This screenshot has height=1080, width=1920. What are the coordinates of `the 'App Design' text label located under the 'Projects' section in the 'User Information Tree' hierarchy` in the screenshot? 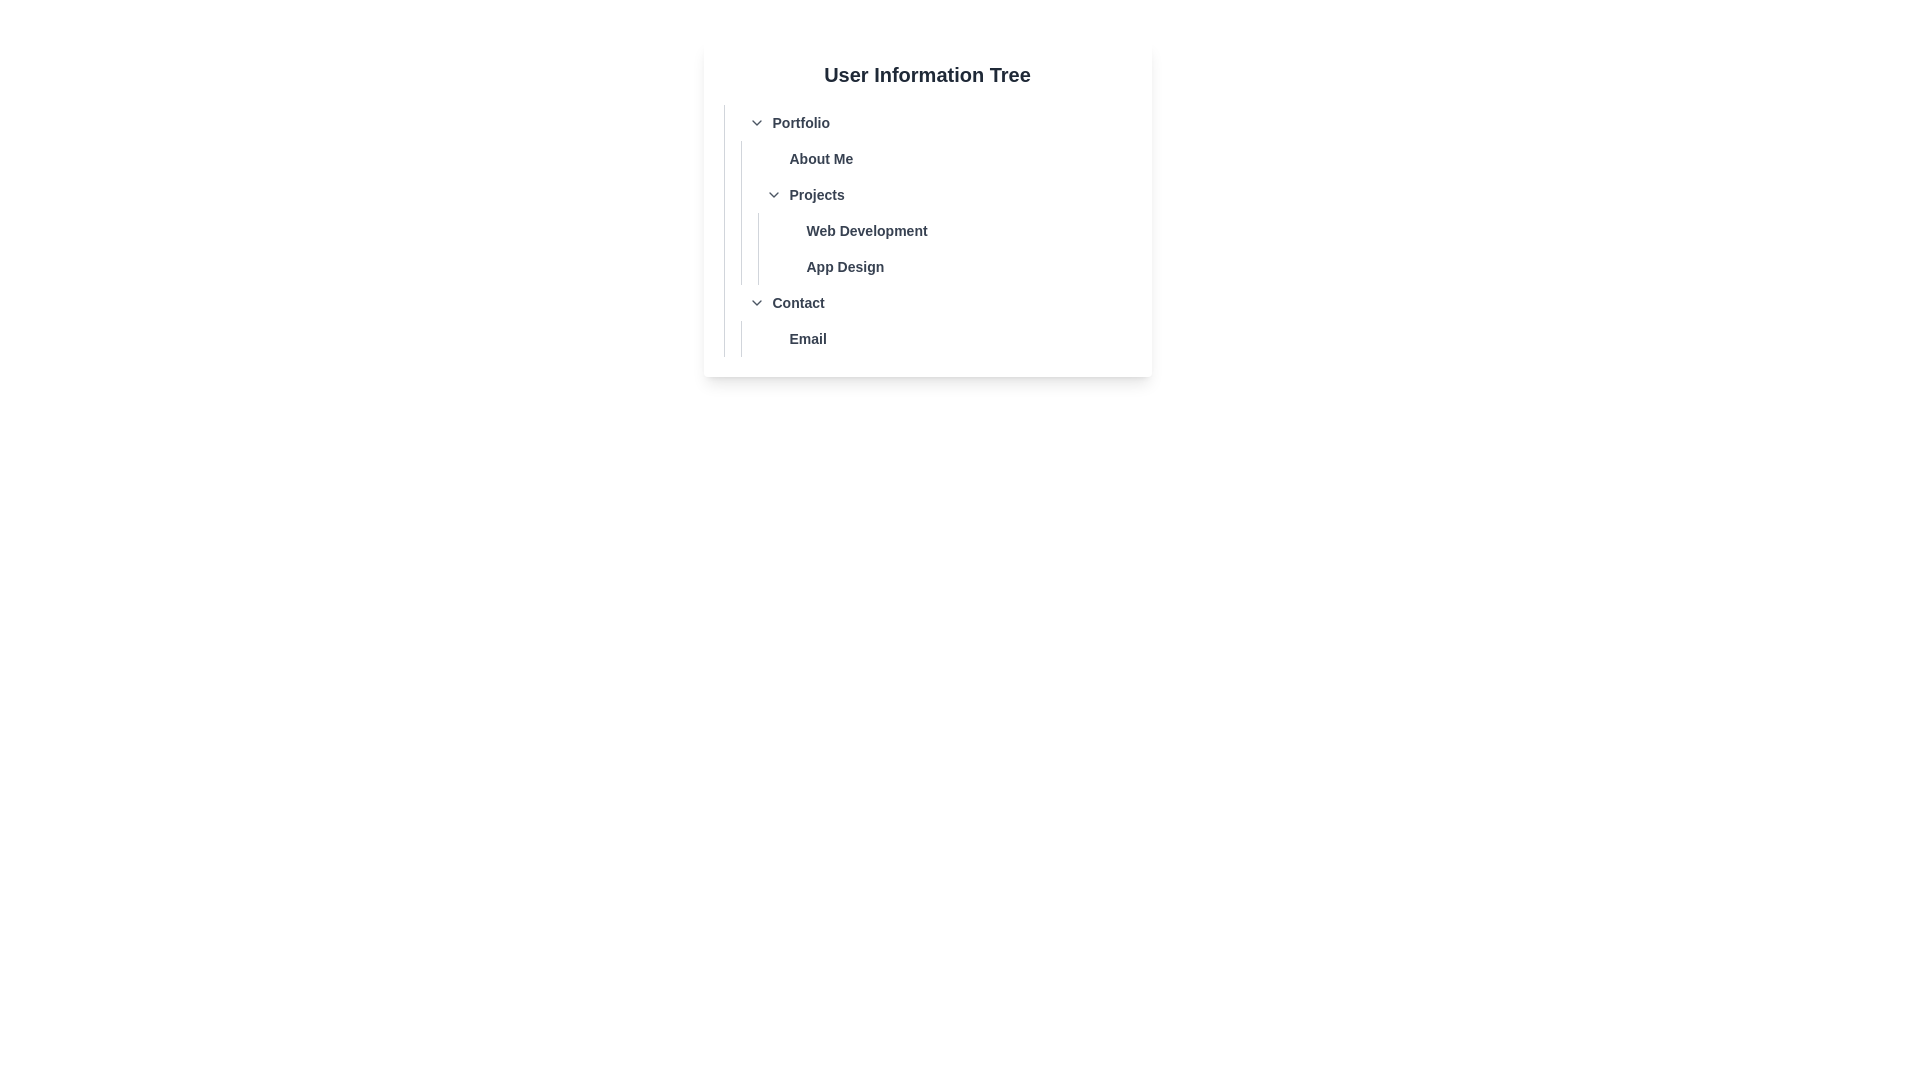 It's located at (952, 265).